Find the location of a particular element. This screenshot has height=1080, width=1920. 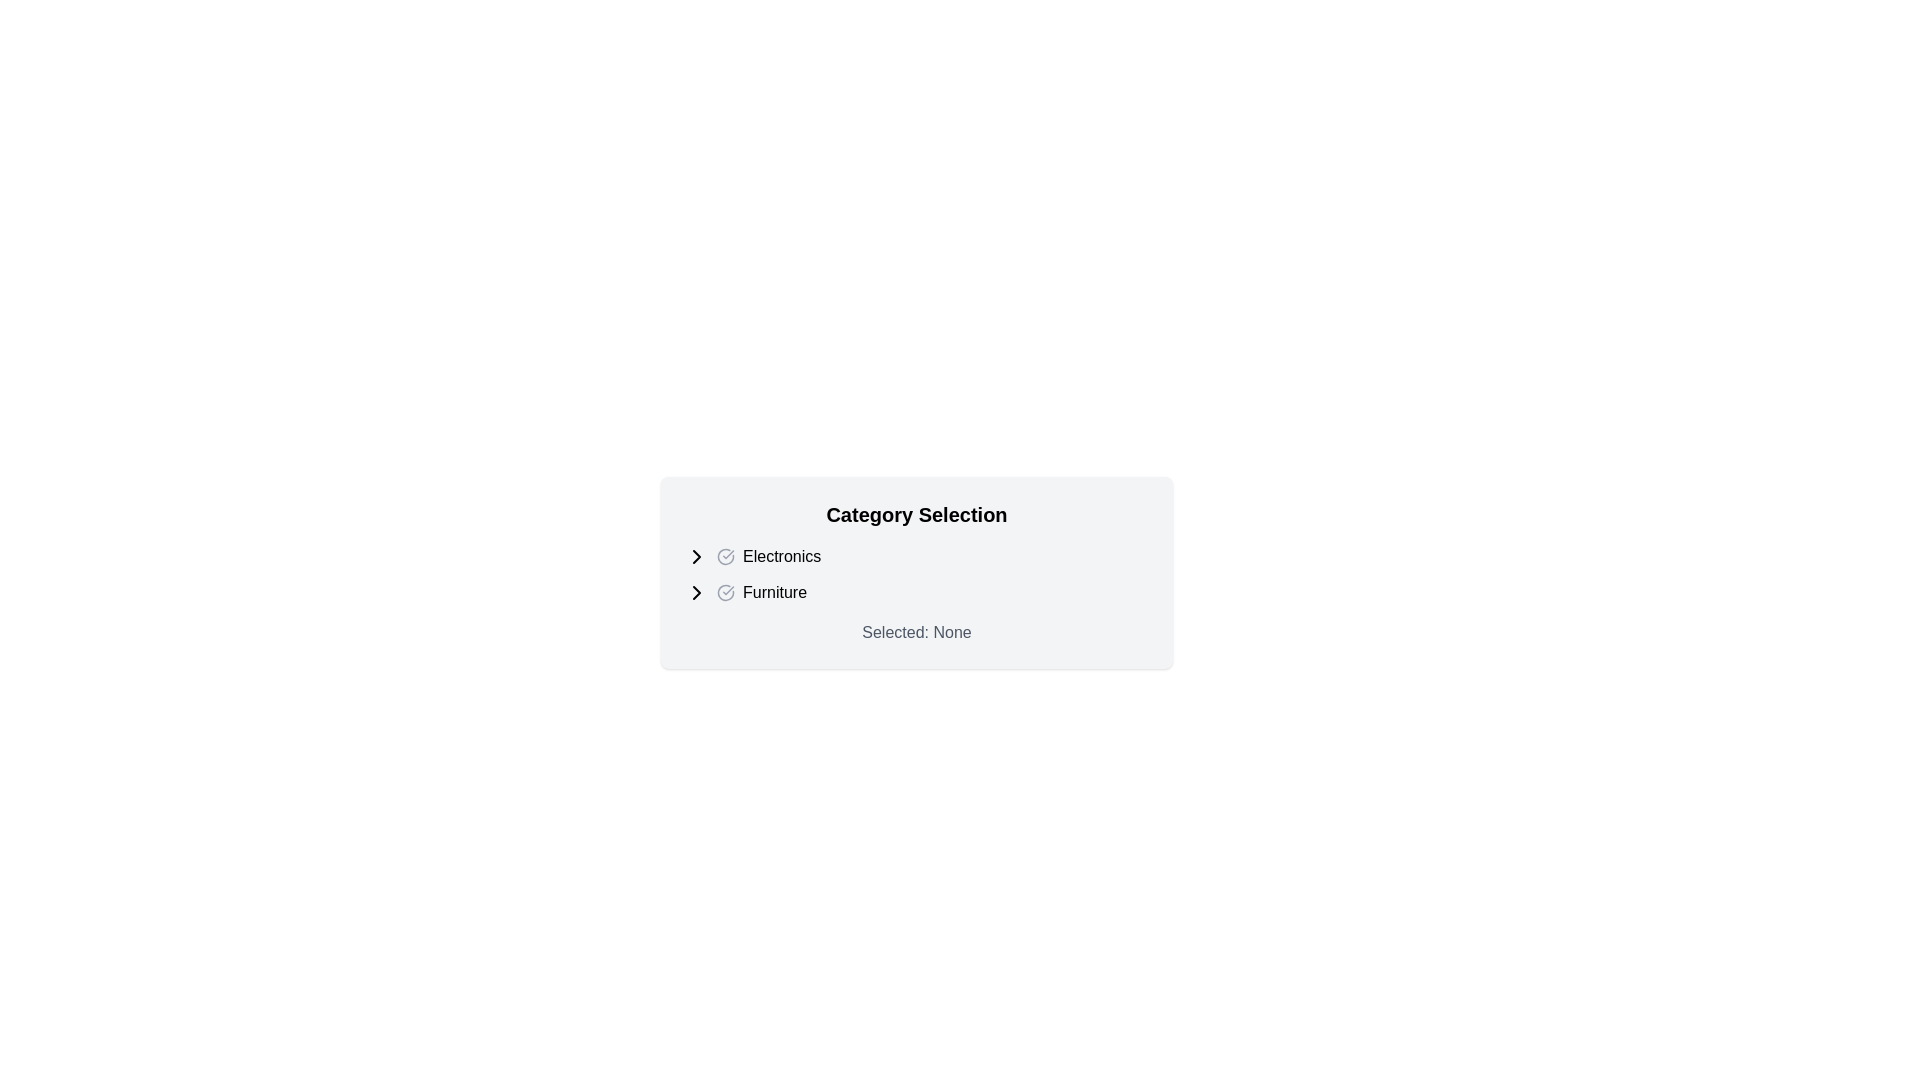

the 'Electronics' static text label is located at coordinates (781, 556).